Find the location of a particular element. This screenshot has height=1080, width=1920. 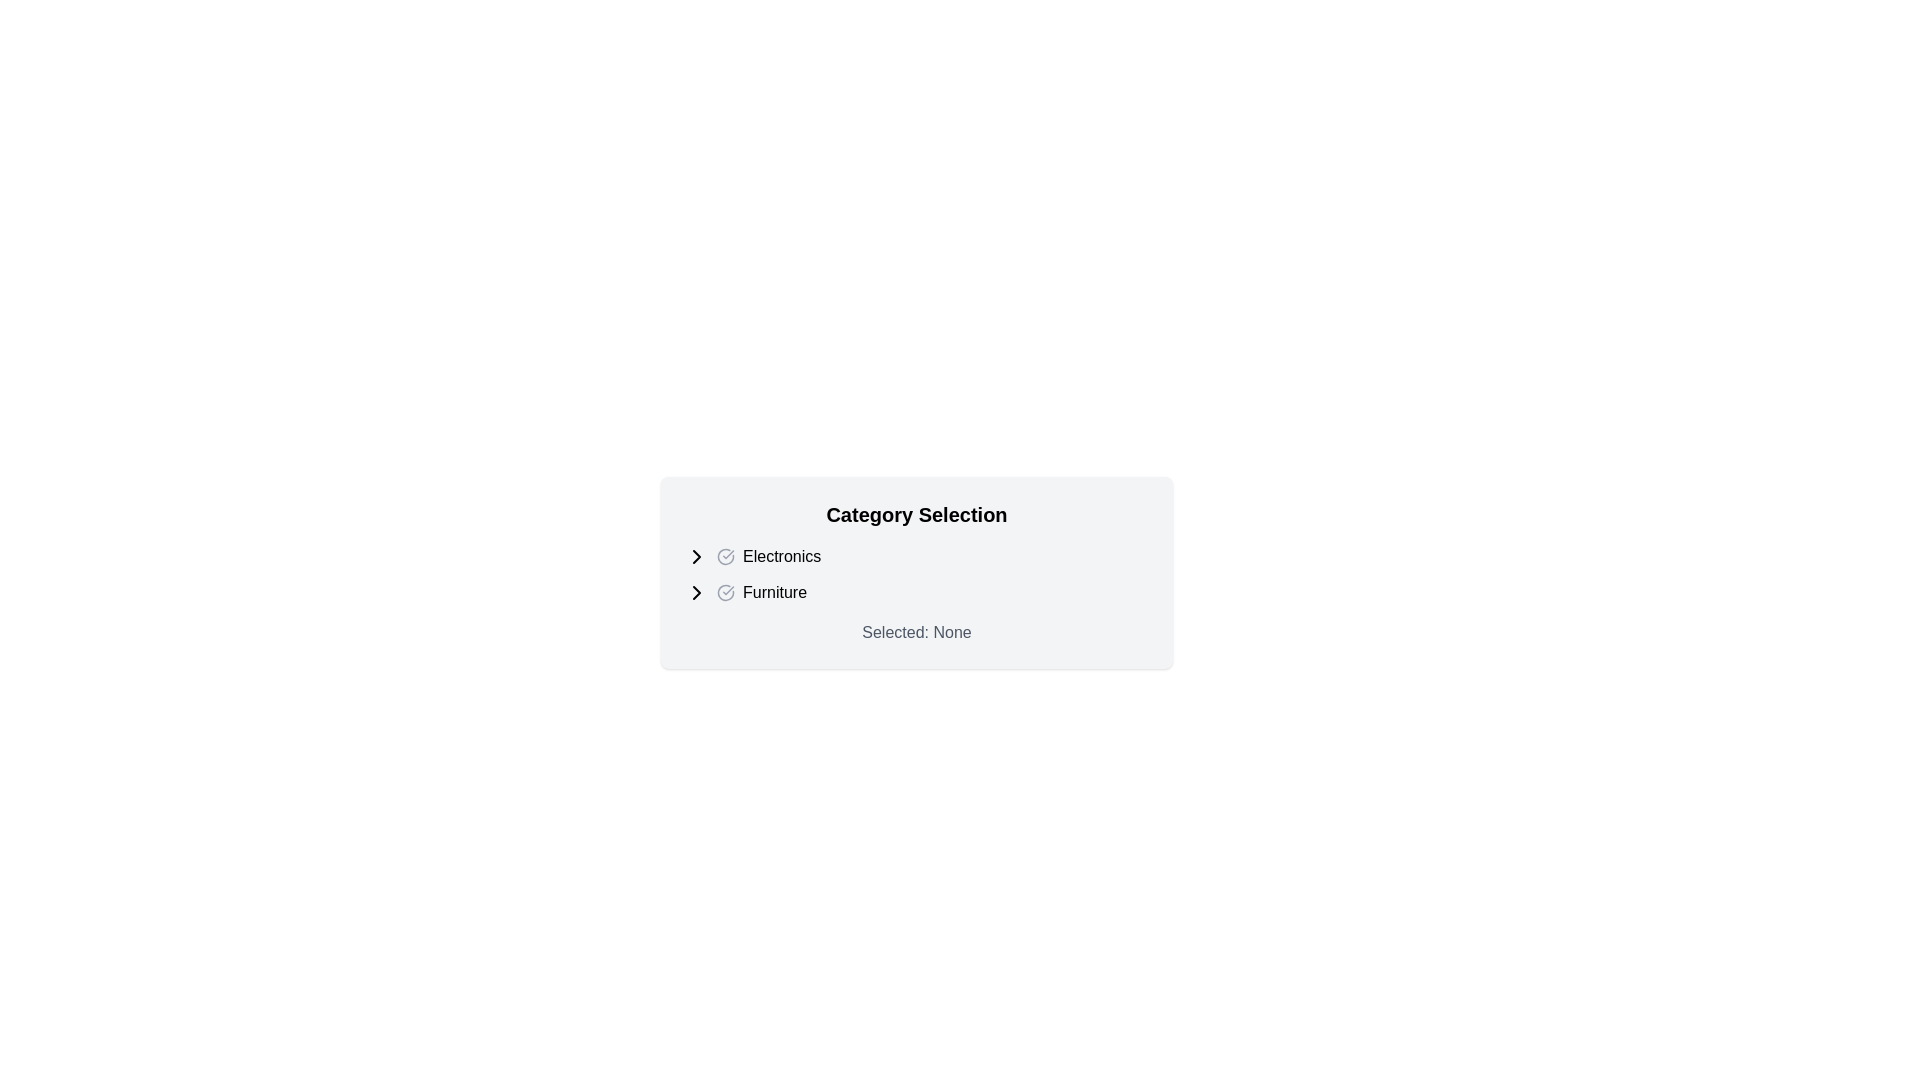

the 'Electronics' static text label is located at coordinates (781, 556).